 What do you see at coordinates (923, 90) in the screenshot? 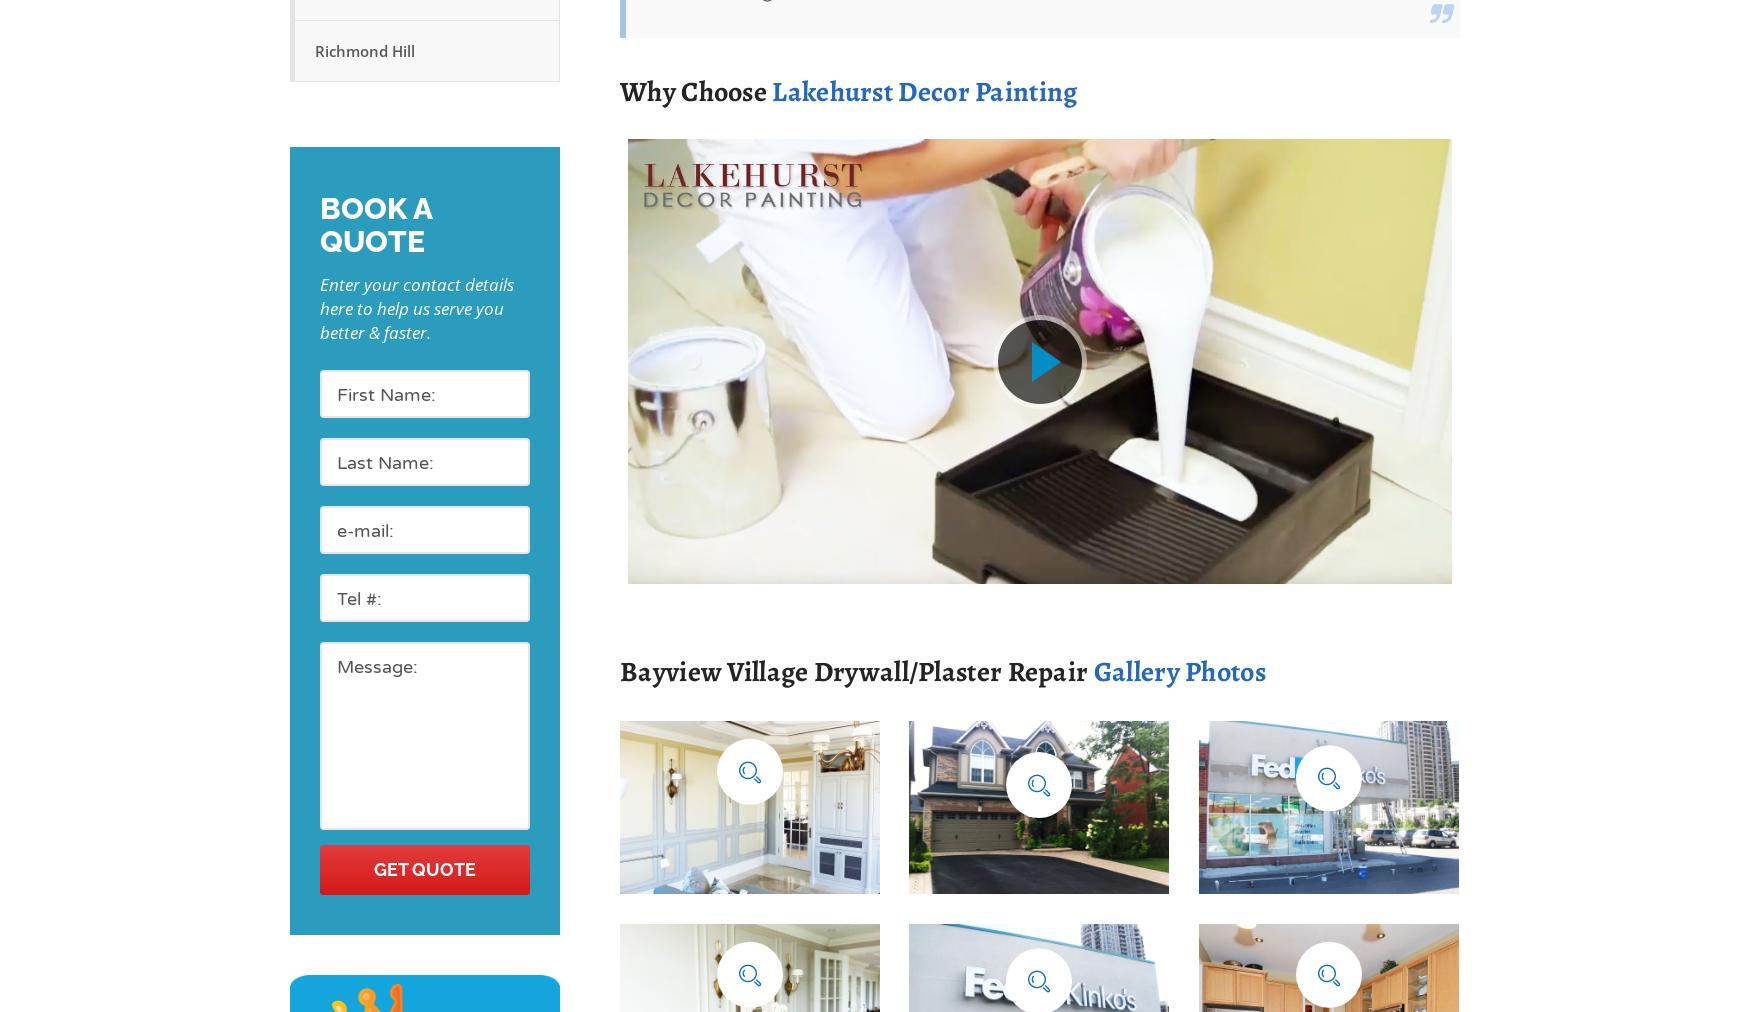
I see `'Lakehurst Decor Painting'` at bounding box center [923, 90].